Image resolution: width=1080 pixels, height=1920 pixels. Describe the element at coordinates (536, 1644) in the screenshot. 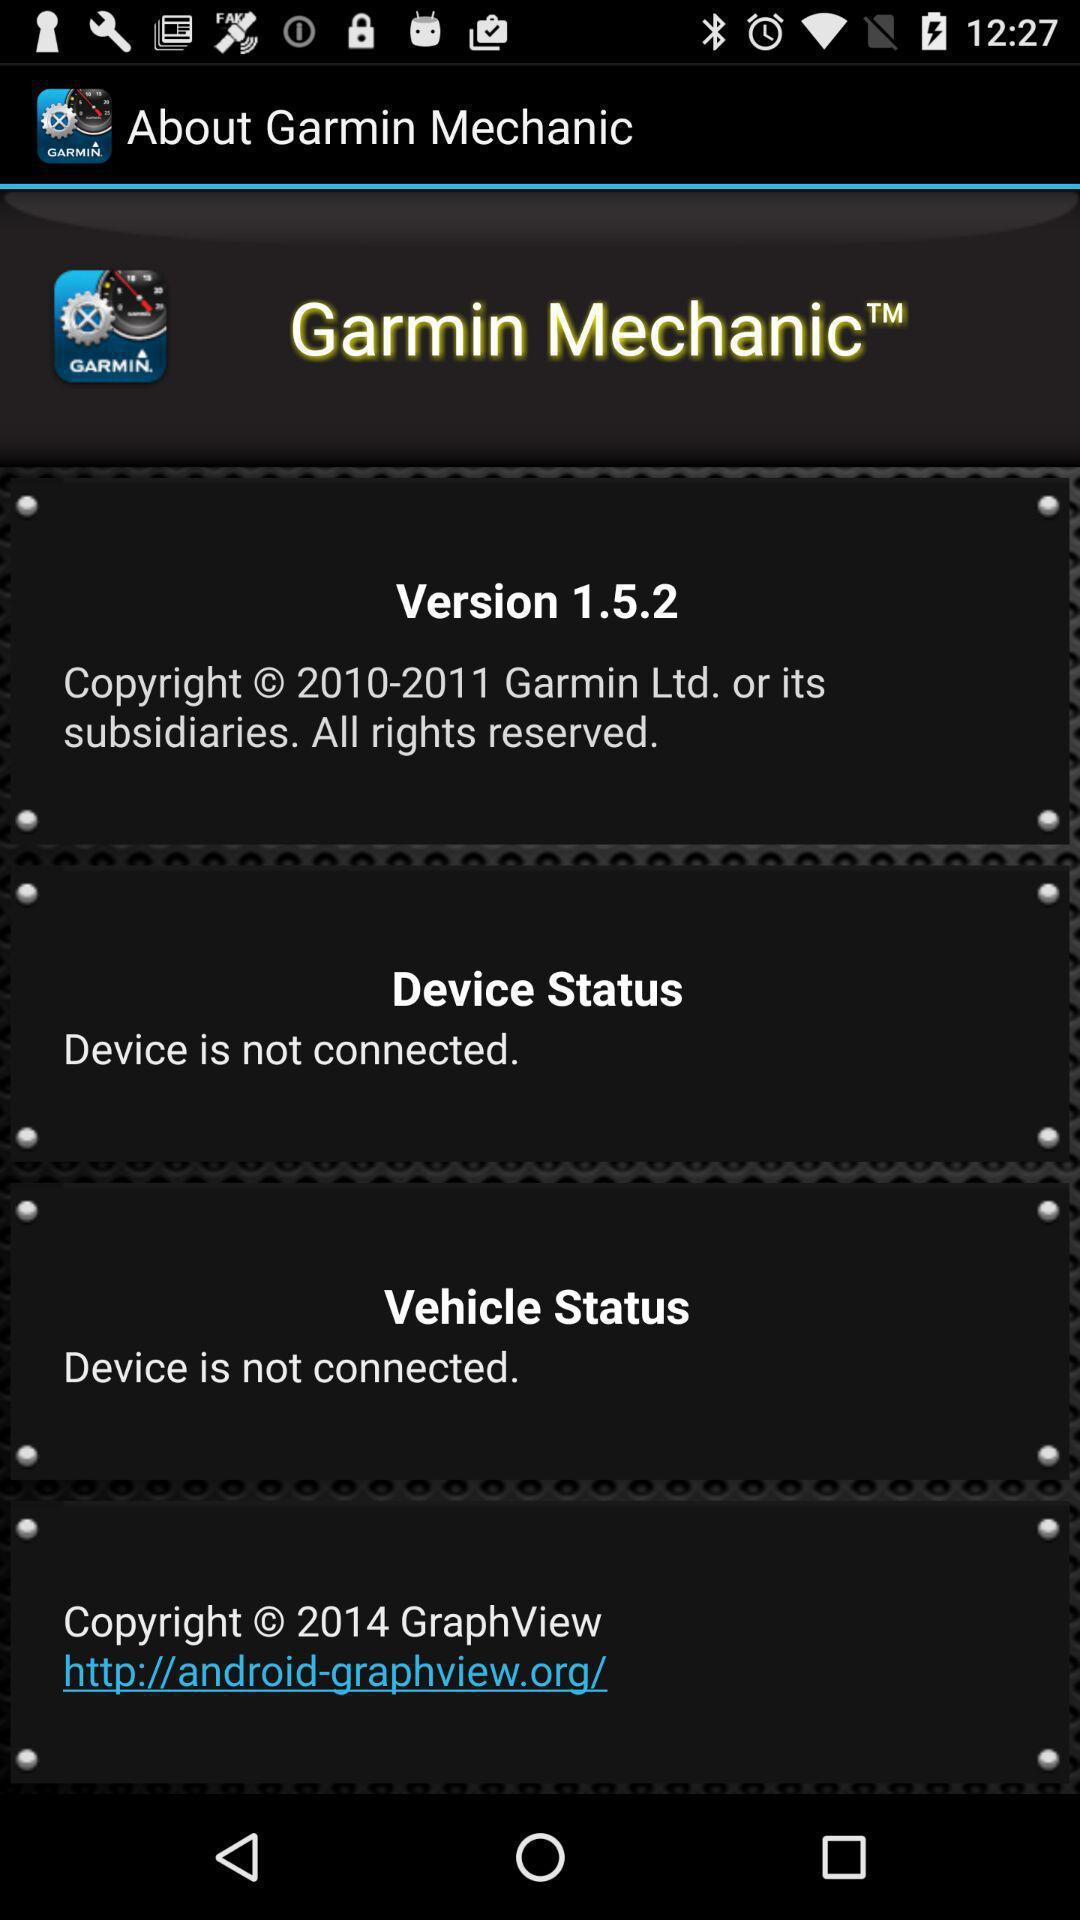

I see `the copyright 2014 graphview` at that location.